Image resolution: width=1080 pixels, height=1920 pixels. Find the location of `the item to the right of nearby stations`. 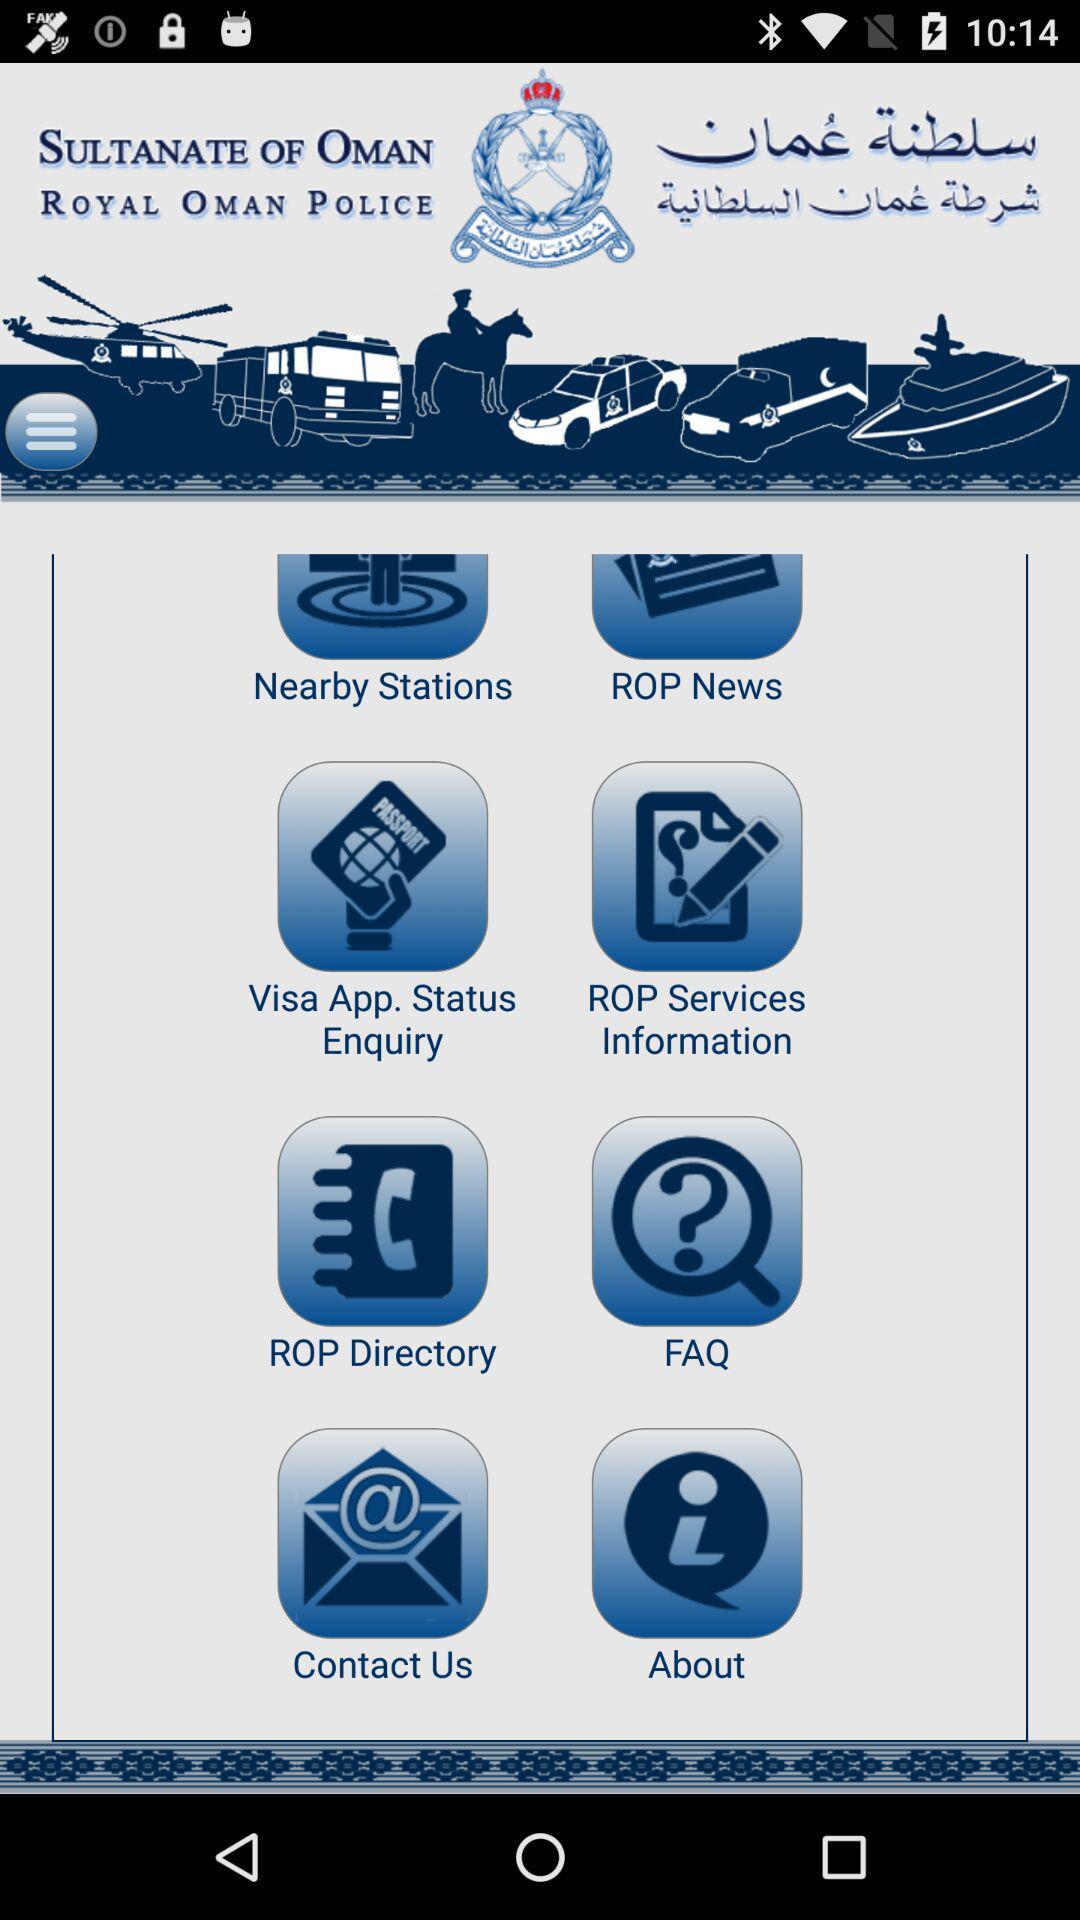

the item to the right of nearby stations is located at coordinates (696, 866).